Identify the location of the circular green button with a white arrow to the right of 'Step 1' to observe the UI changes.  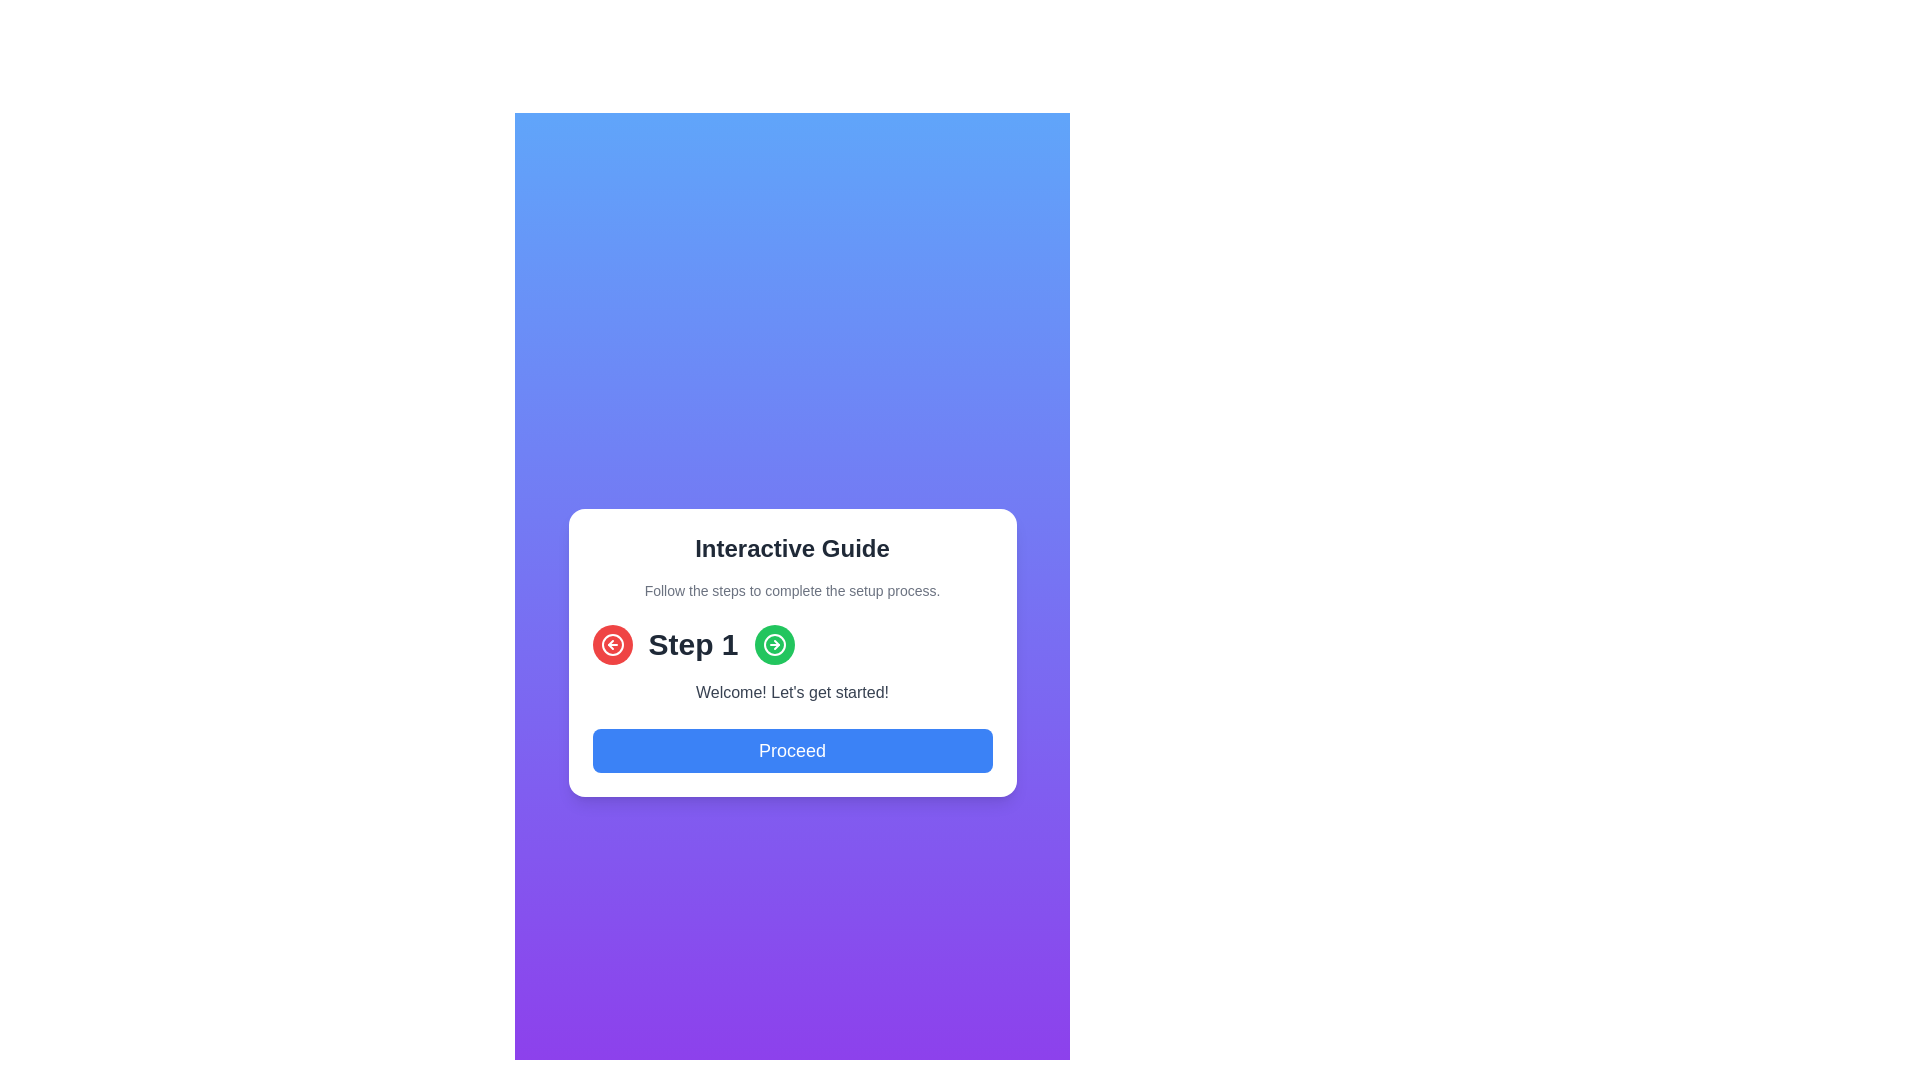
(773, 644).